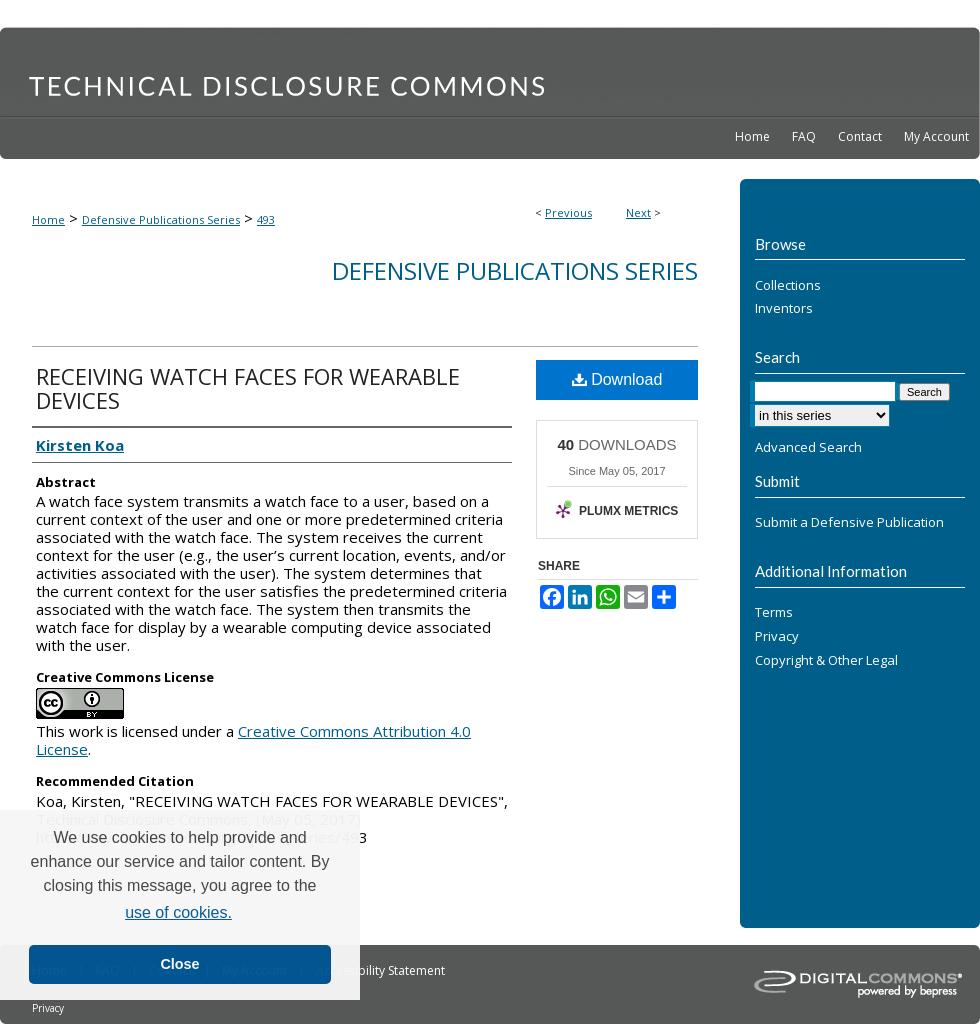  What do you see at coordinates (79, 444) in the screenshot?
I see `'Kirsten Koa'` at bounding box center [79, 444].